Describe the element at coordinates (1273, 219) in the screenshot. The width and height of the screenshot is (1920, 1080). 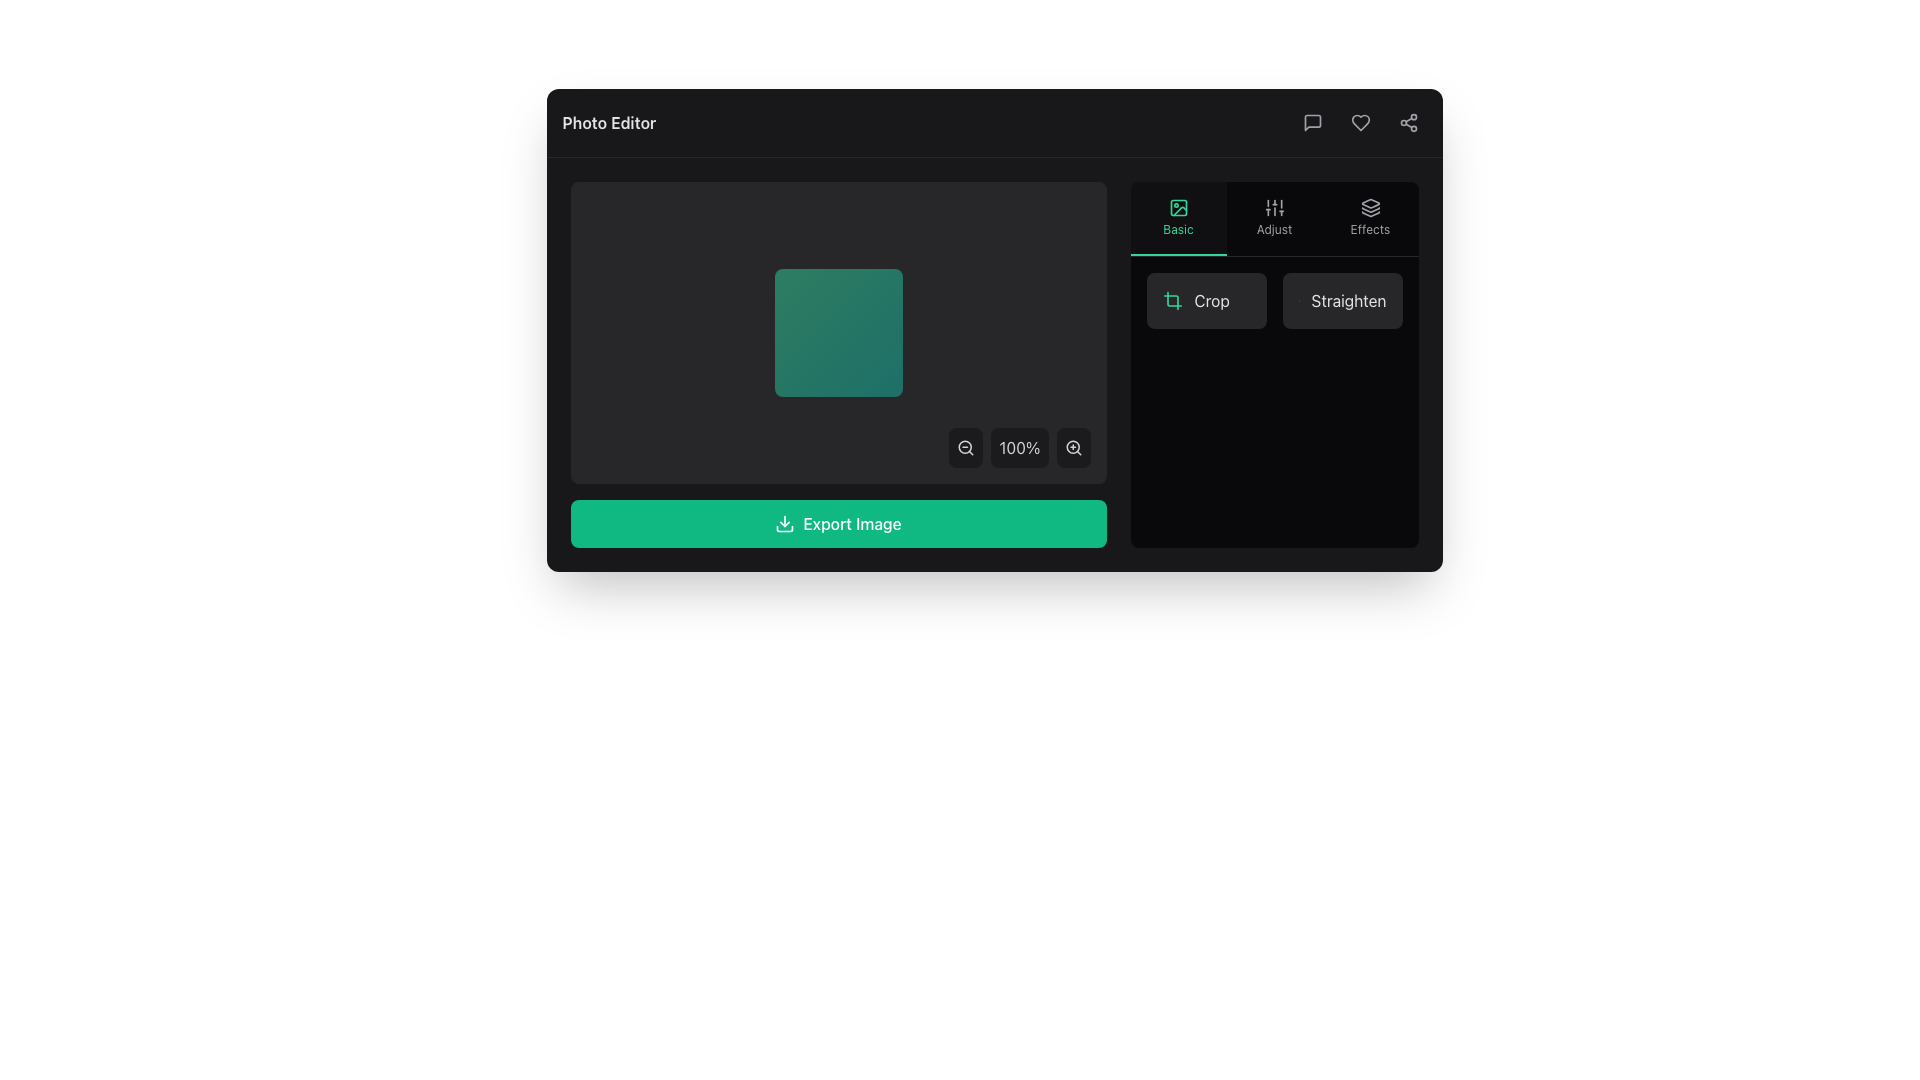
I see `the 'Adjust' button in the navigation bar` at that location.